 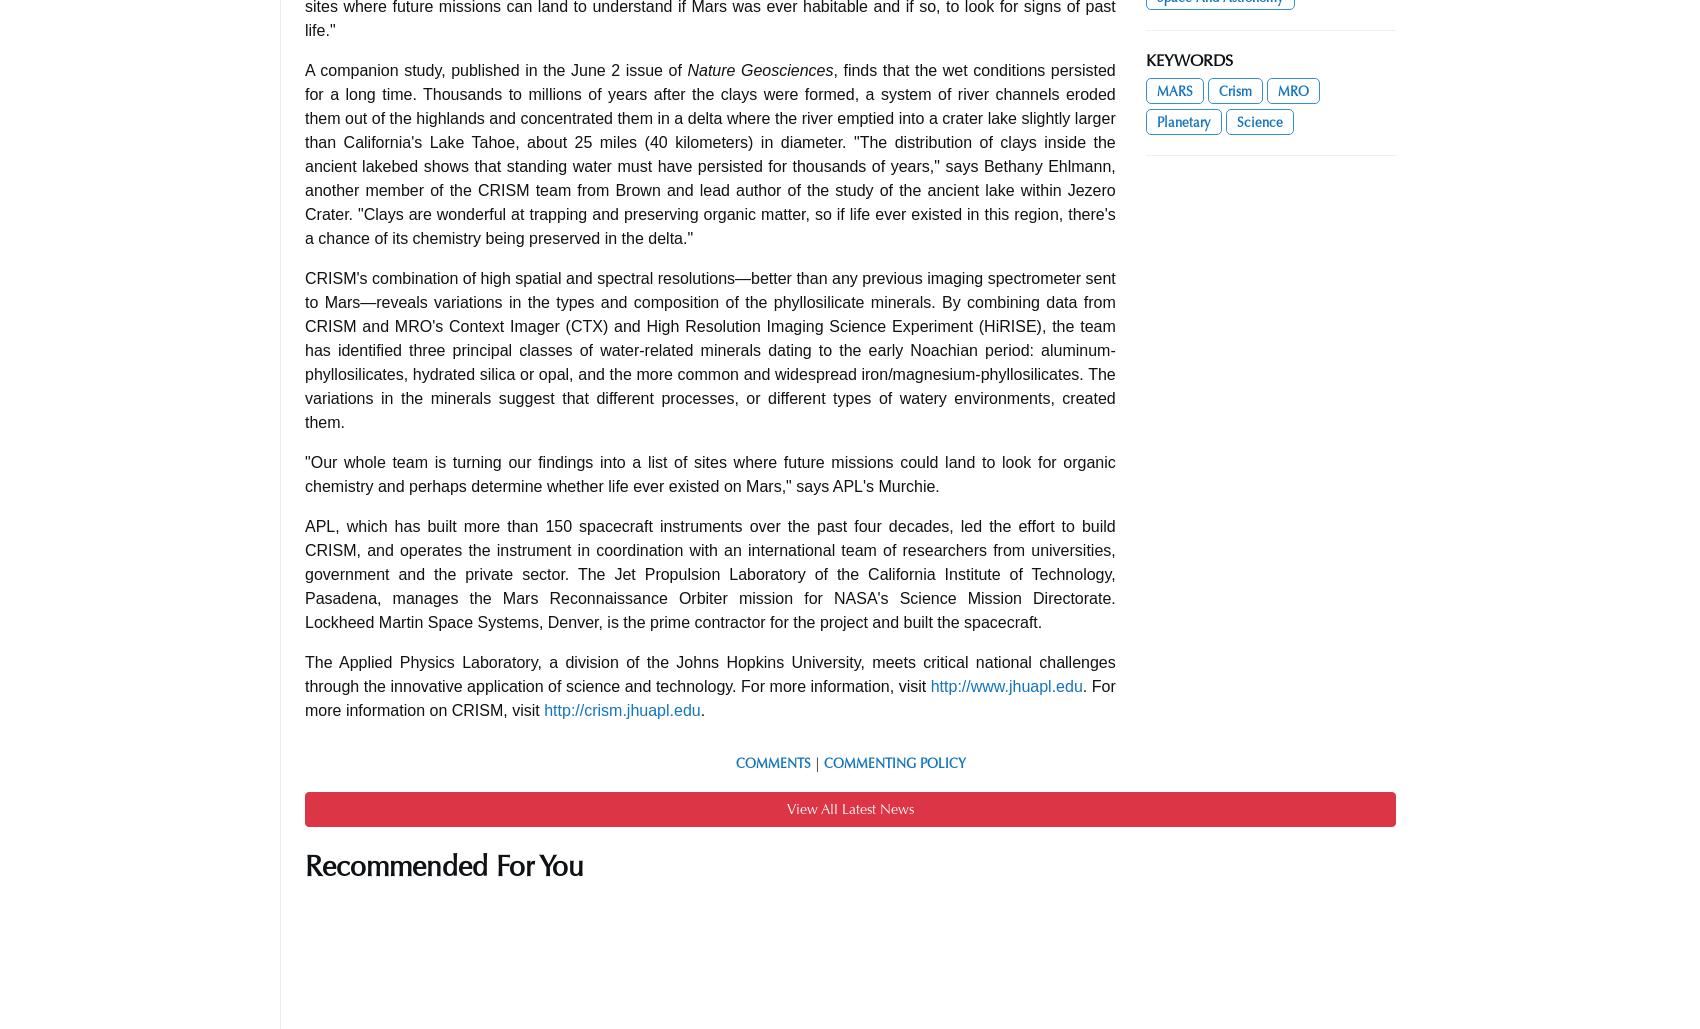 I want to click on '|', so click(x=815, y=762).